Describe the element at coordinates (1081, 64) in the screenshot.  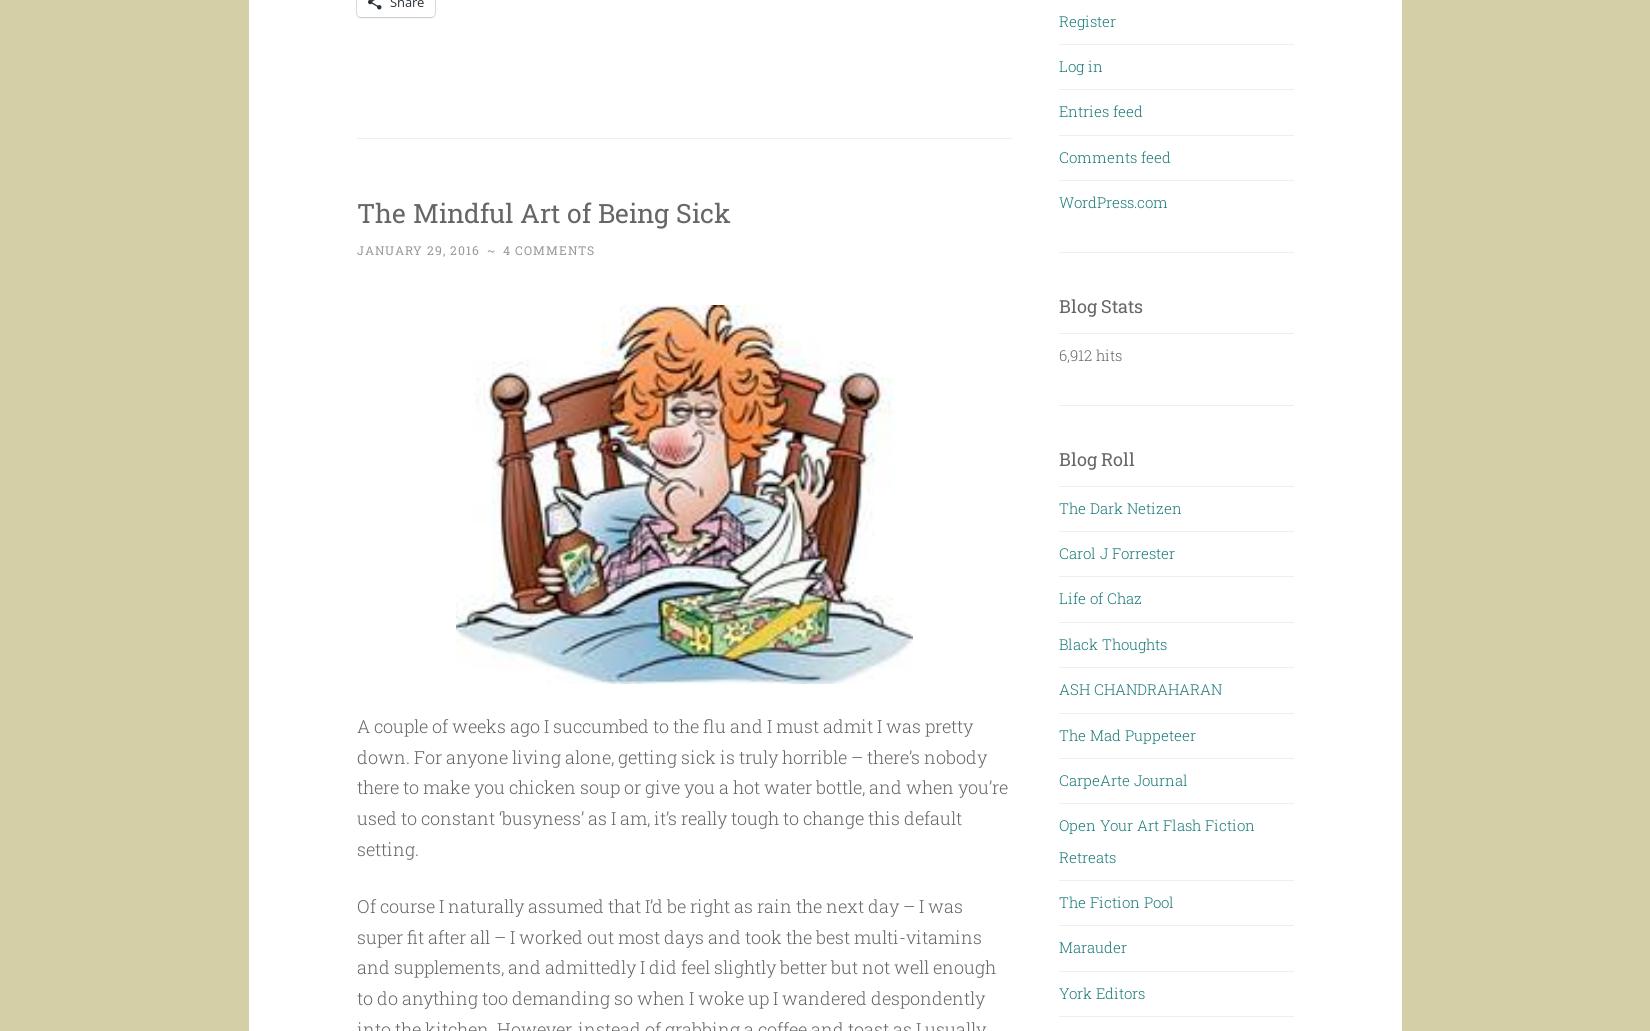
I see `'Log in'` at that location.